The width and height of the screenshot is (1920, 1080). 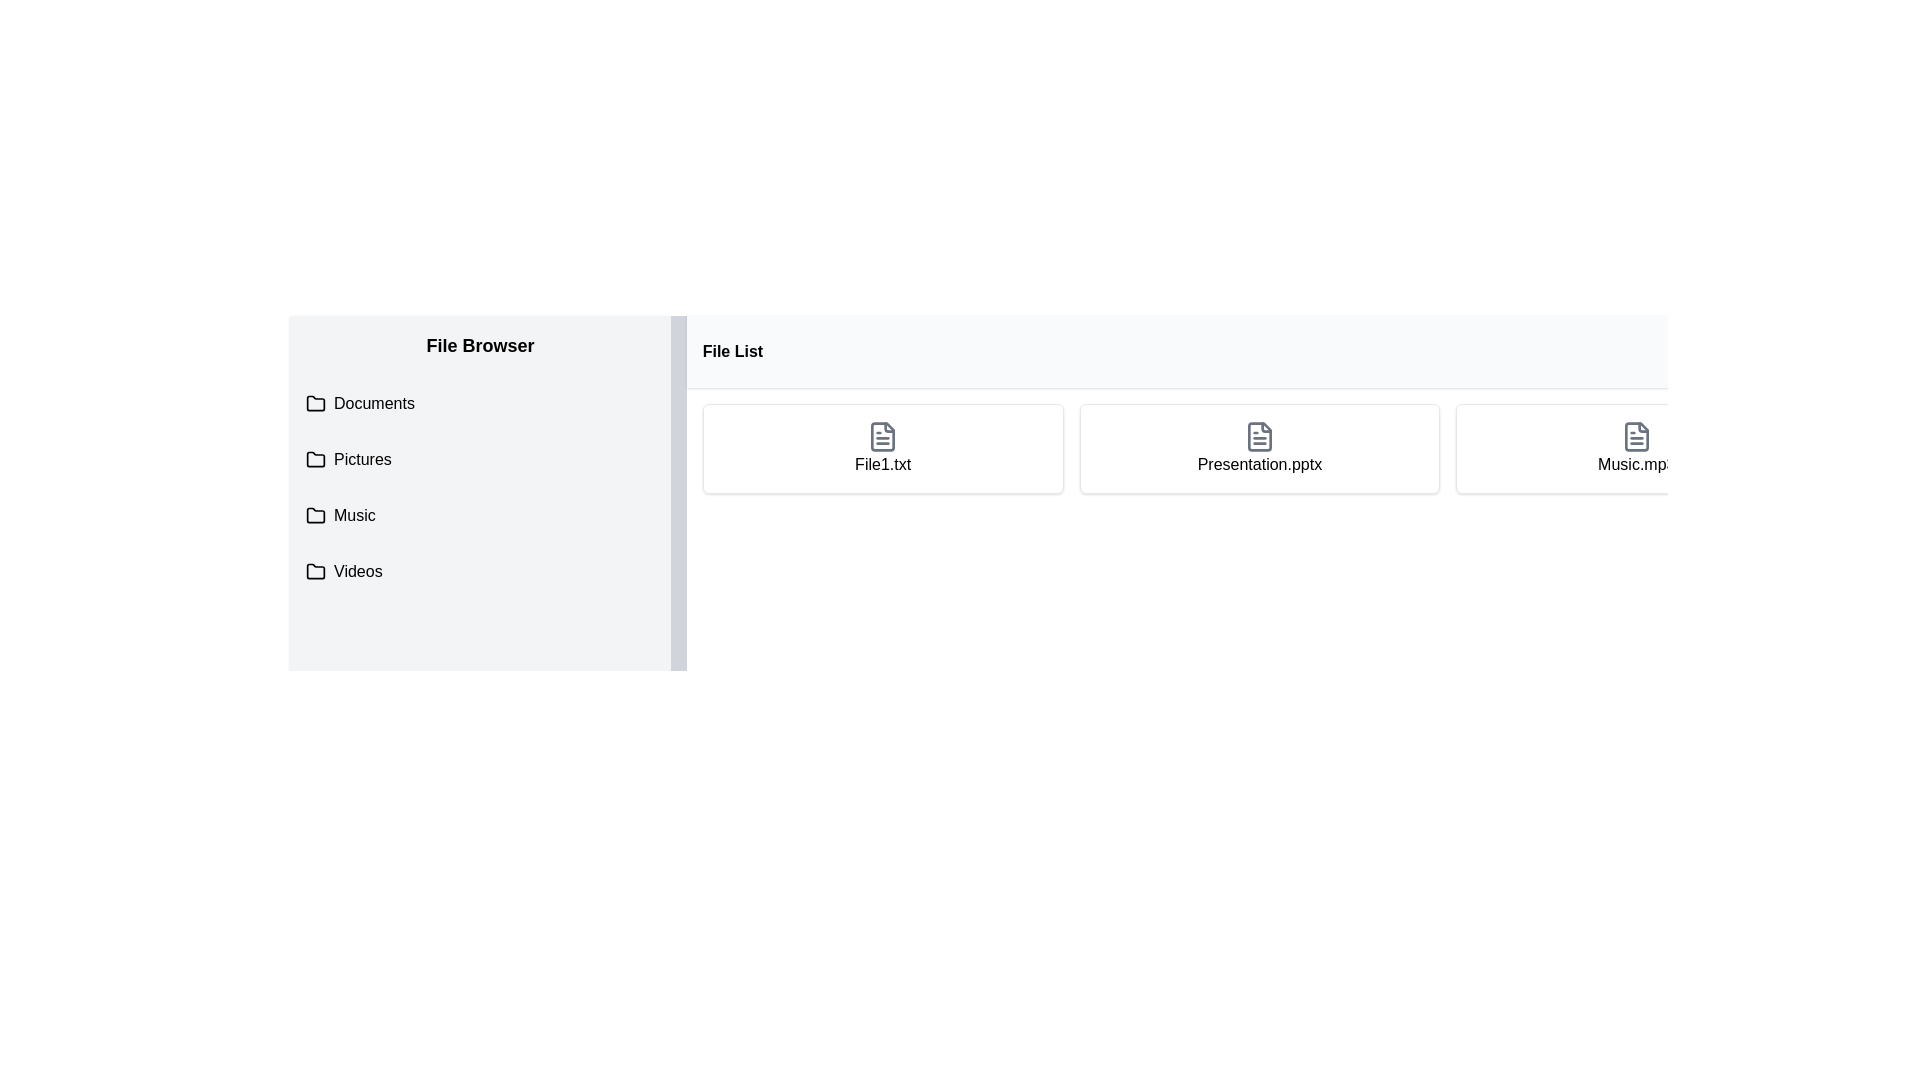 What do you see at coordinates (1636, 435) in the screenshot?
I see `SVG icon representing the 'Music.mp3' file located in the rightmost part of the file list section using developer tools` at bounding box center [1636, 435].